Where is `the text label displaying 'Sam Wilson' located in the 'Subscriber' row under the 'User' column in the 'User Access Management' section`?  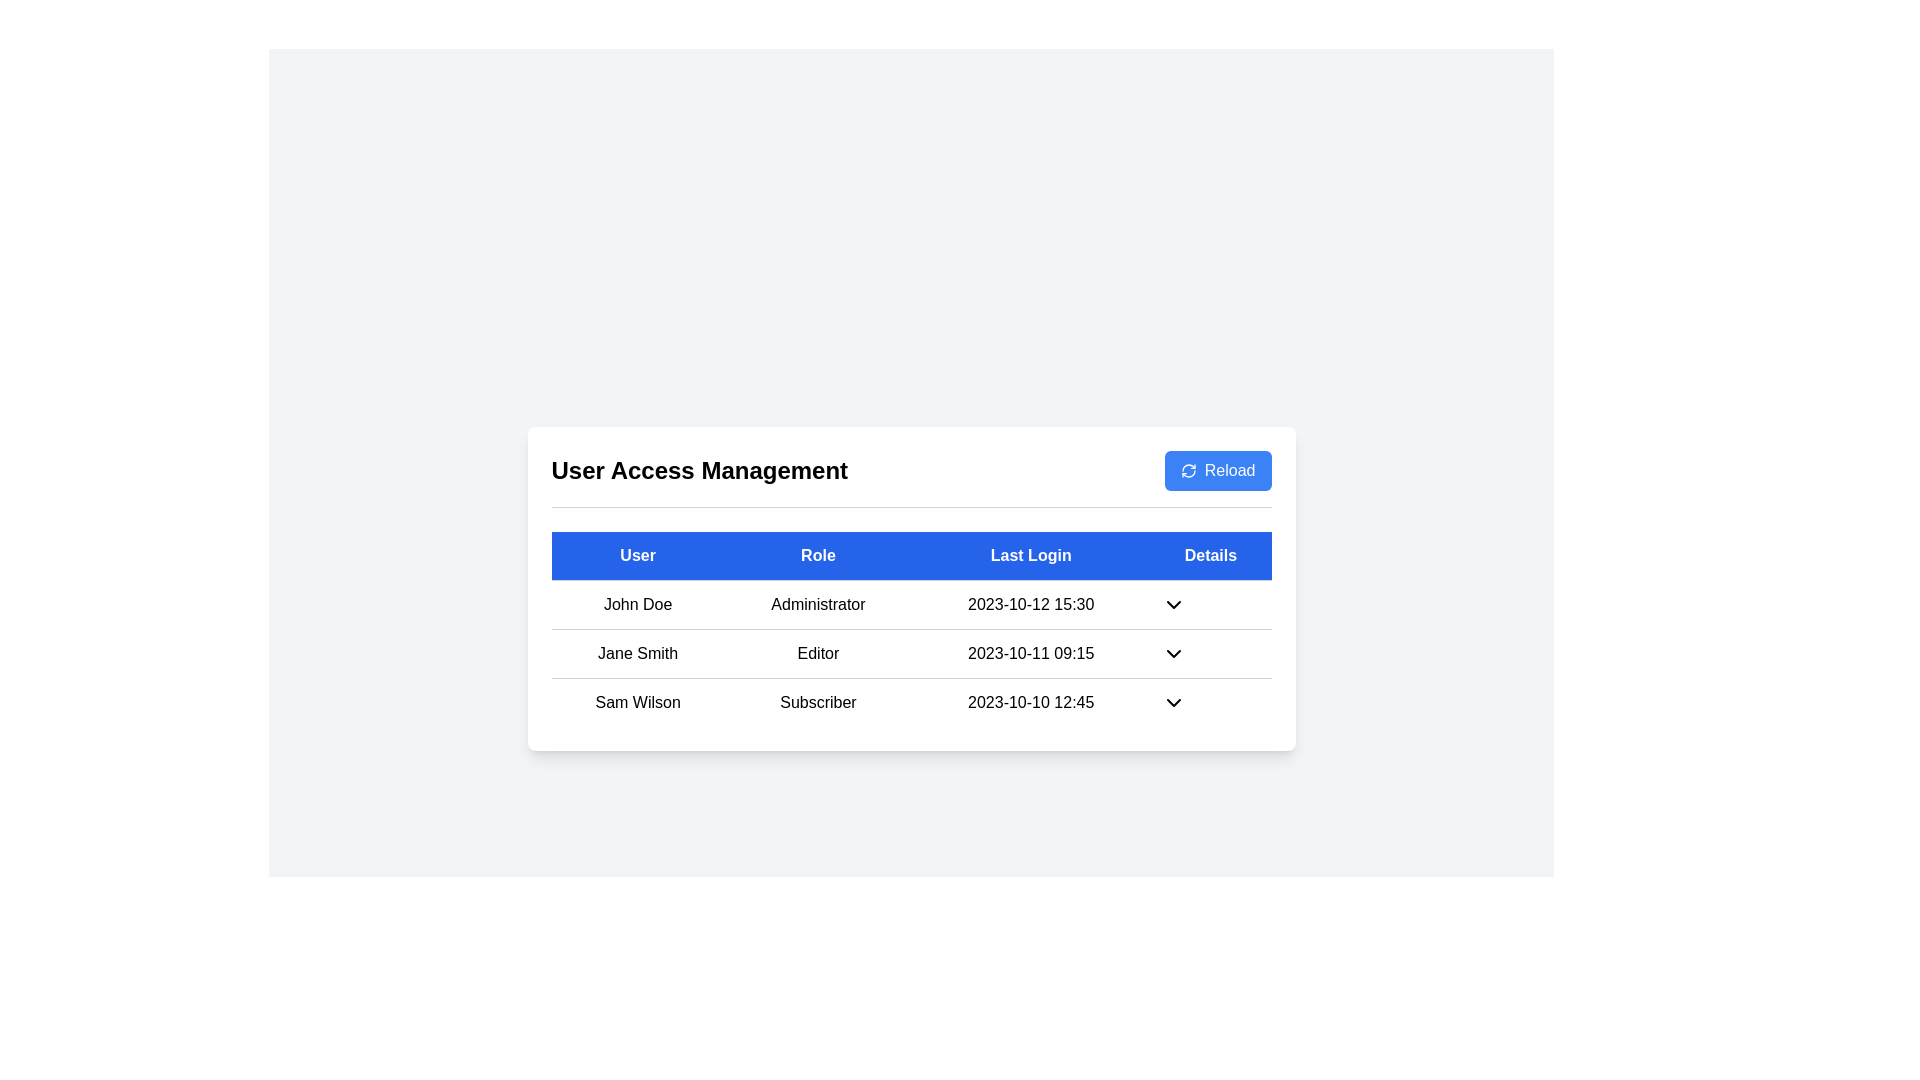
the text label displaying 'Sam Wilson' located in the 'Subscriber' row under the 'User' column in the 'User Access Management' section is located at coordinates (637, 701).